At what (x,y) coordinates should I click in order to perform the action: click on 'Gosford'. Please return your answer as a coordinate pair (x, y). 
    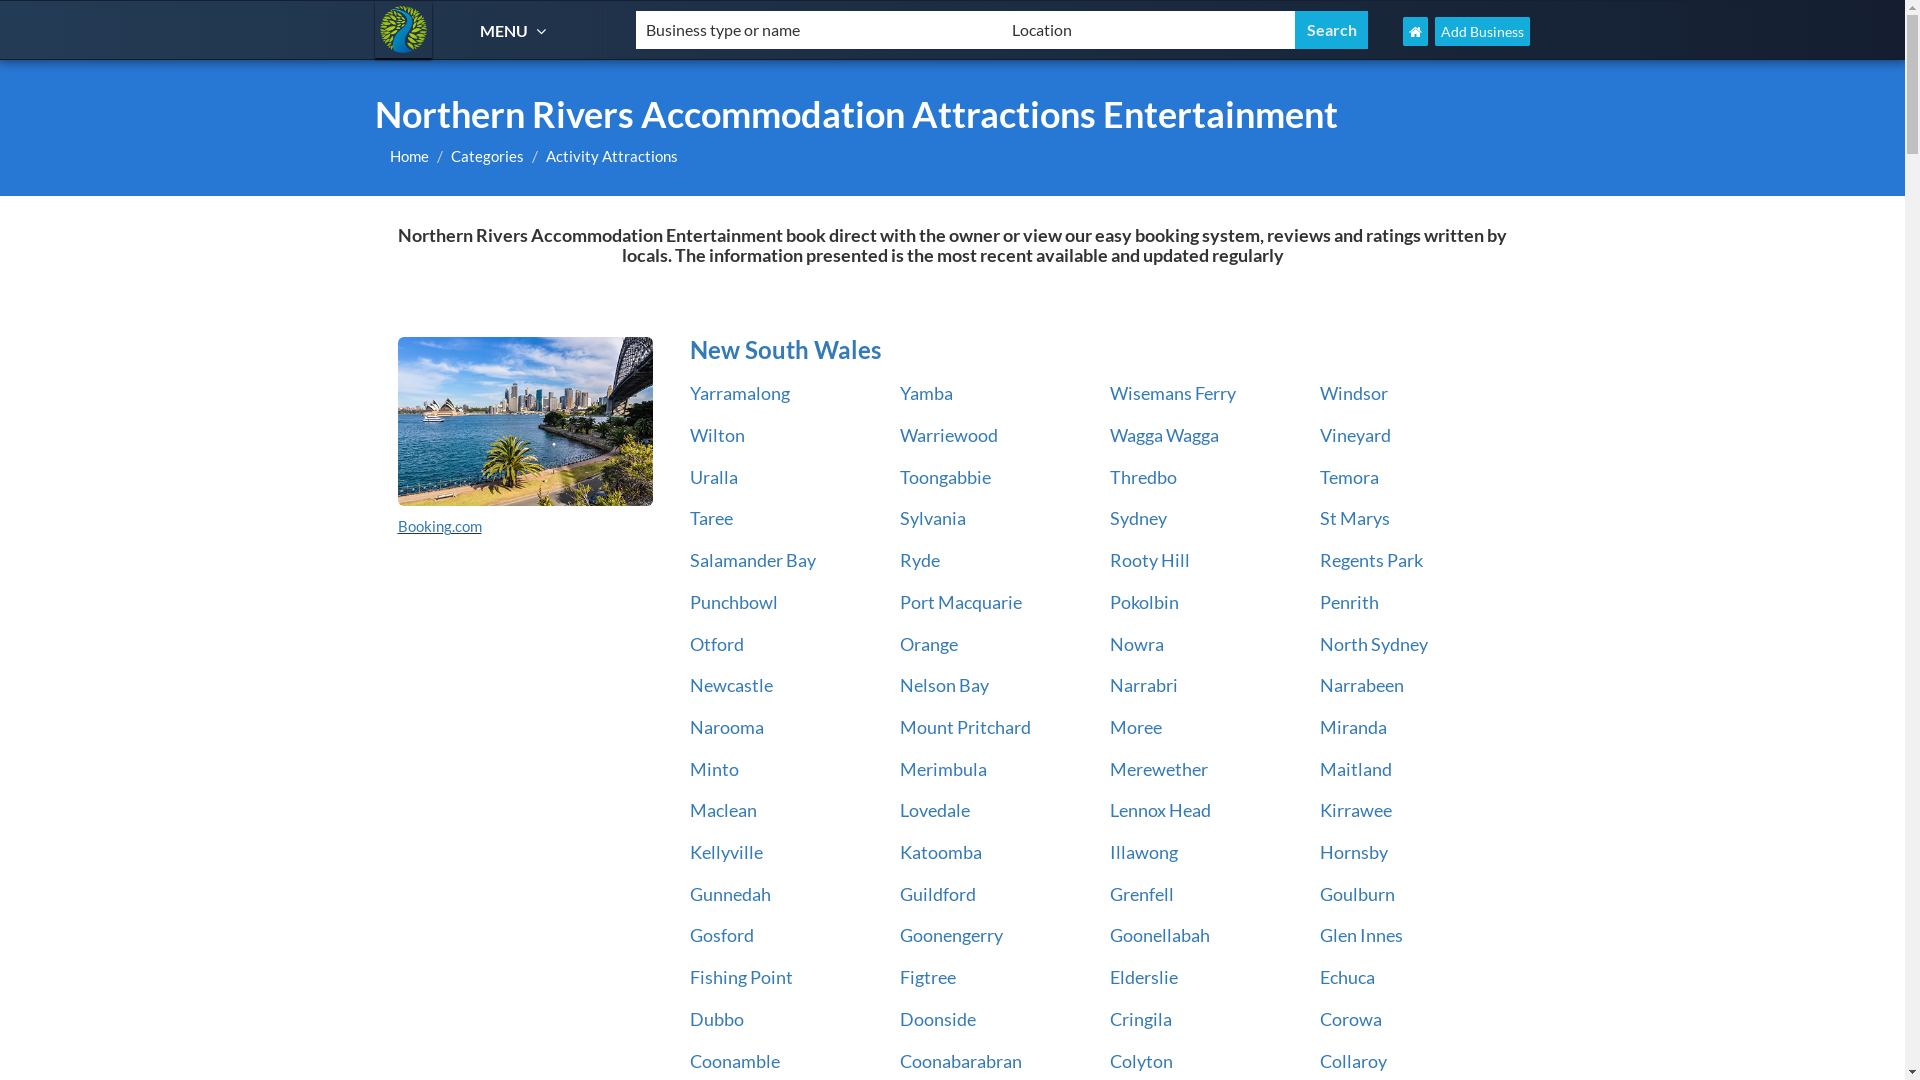
    Looking at the image, I should click on (690, 934).